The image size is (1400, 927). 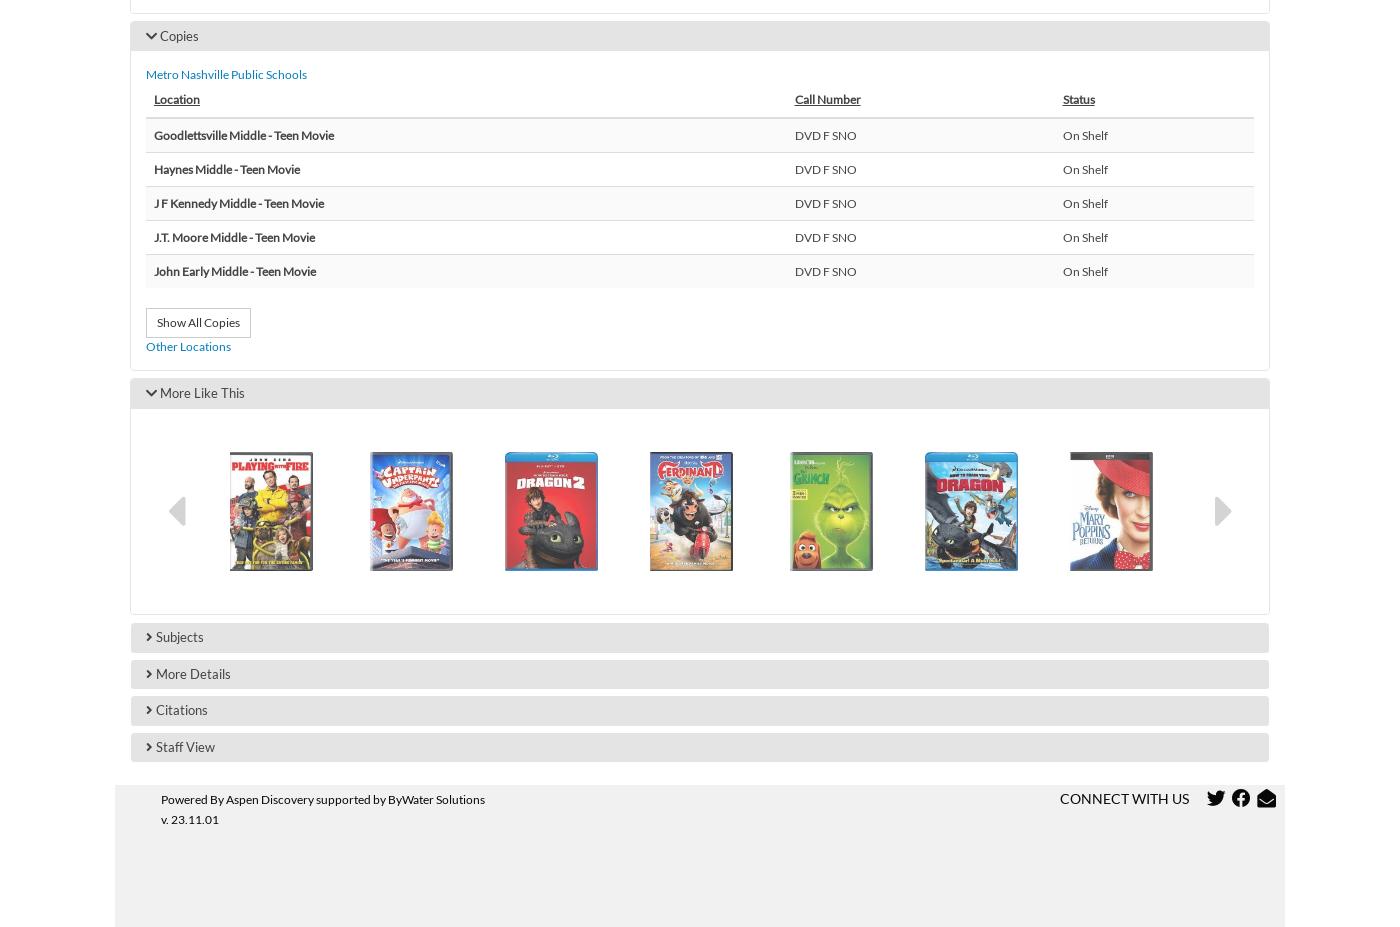 I want to click on 'Gower Elementary', so click(x=263, y=334).